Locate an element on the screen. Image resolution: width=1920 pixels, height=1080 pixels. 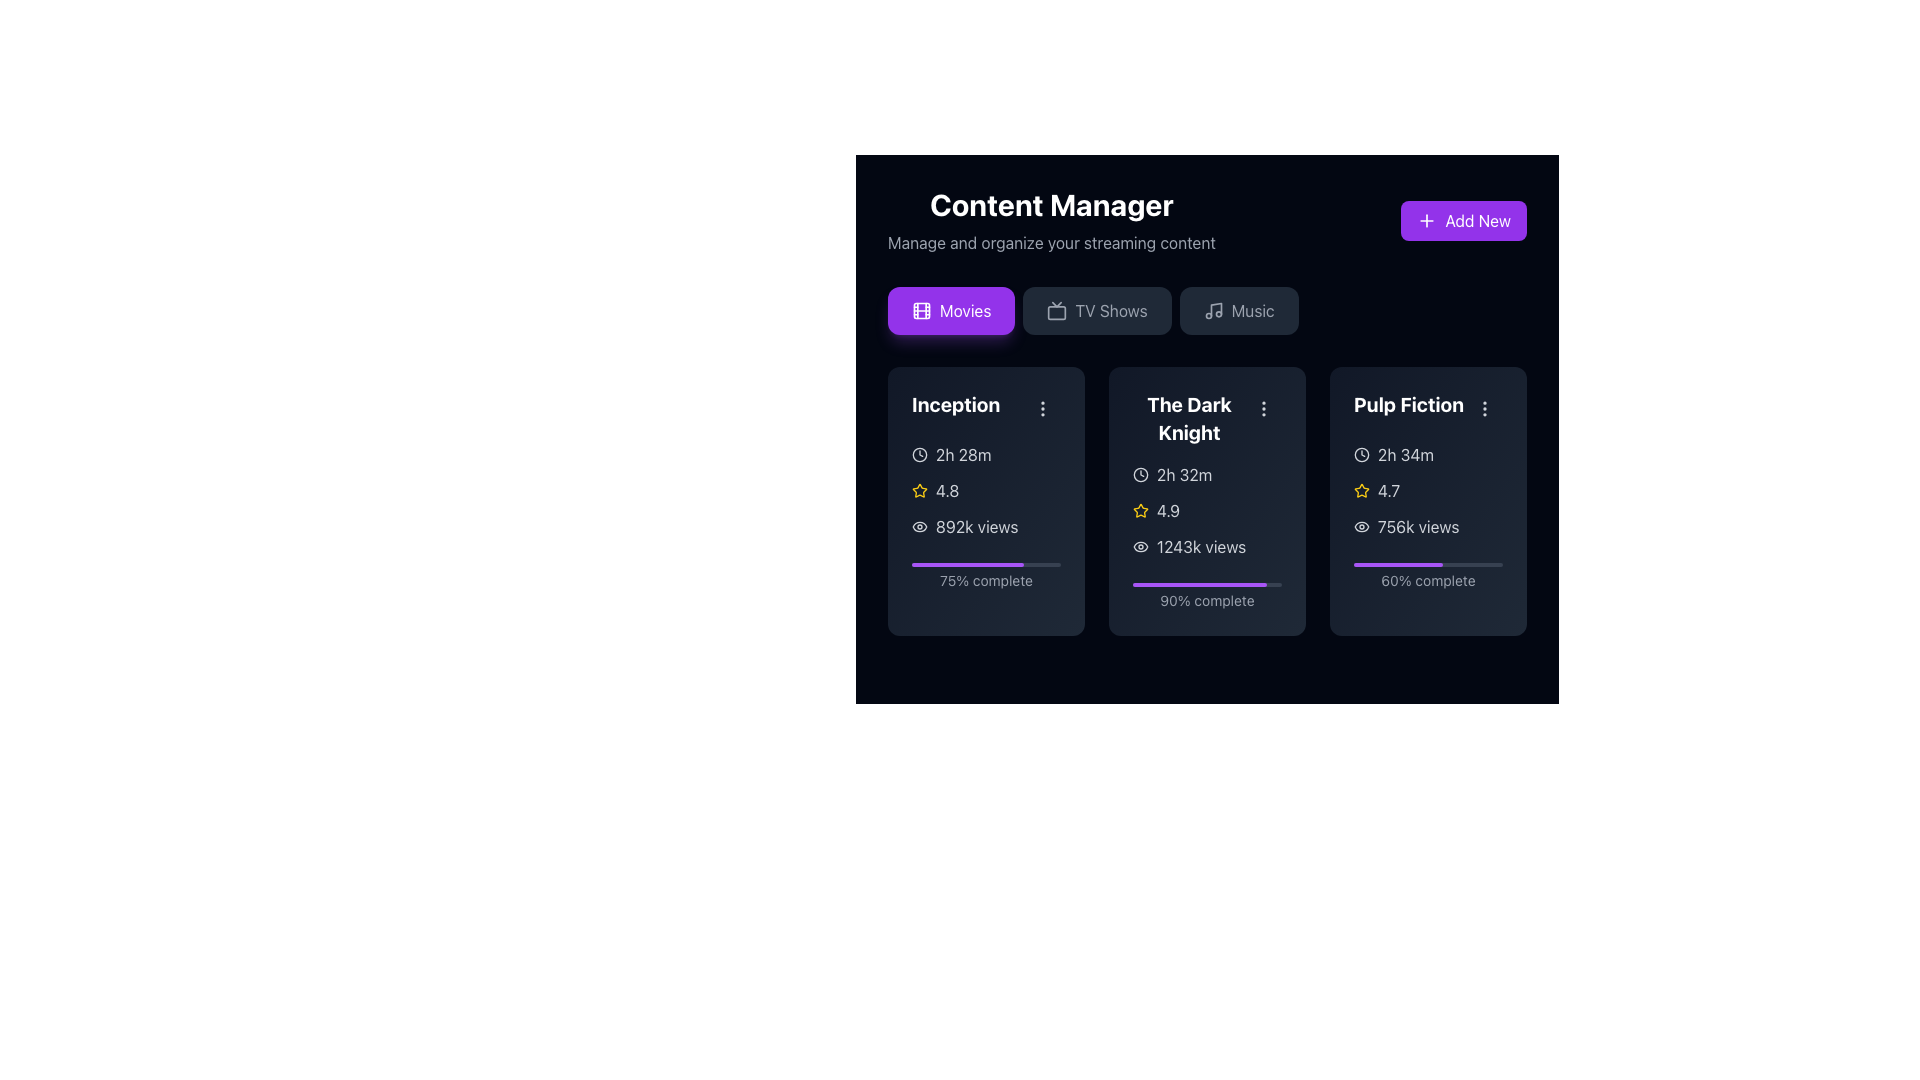
the 'Movies' button, which is the leftmost button in a horizontal group of three navigation buttons is located at coordinates (965, 311).